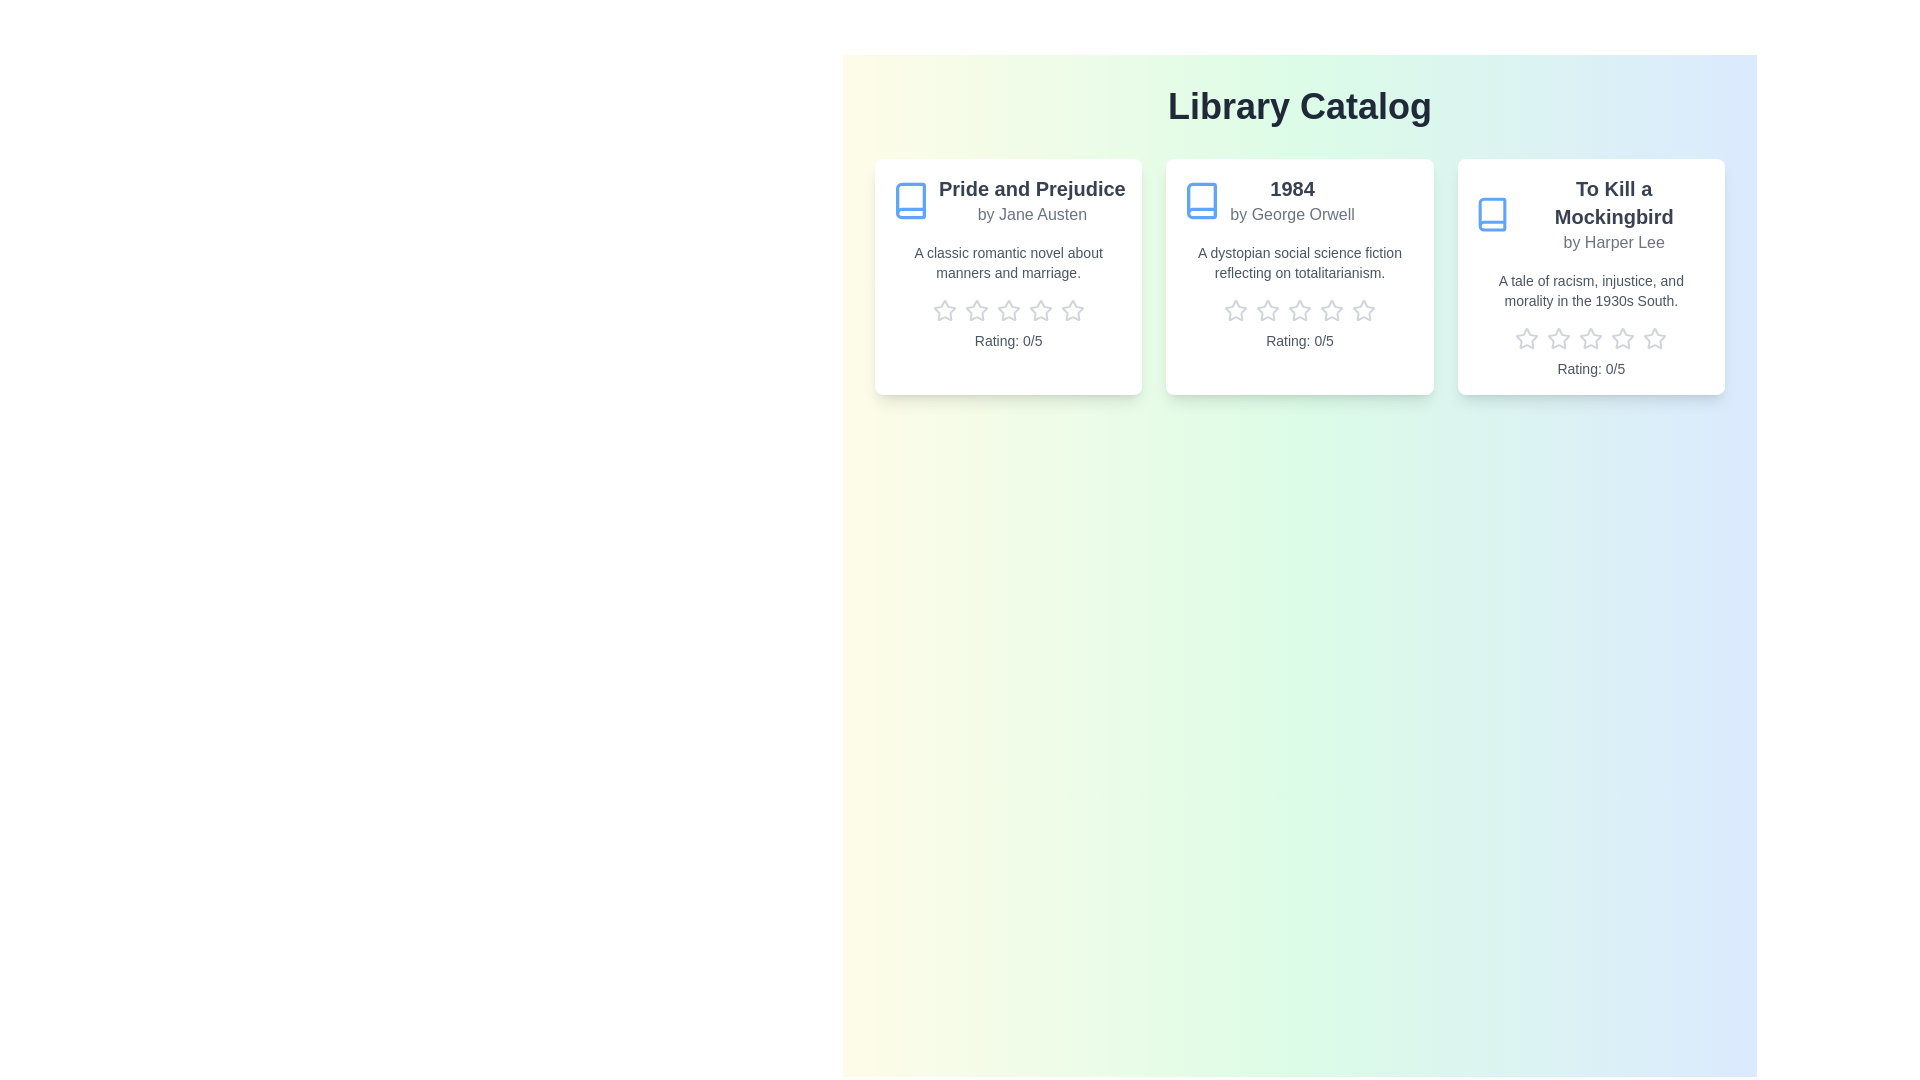 This screenshot has height=1080, width=1920. Describe the element at coordinates (1331, 311) in the screenshot. I see `the rating of the book '1984' to 4 stars by clicking the corresponding star` at that location.